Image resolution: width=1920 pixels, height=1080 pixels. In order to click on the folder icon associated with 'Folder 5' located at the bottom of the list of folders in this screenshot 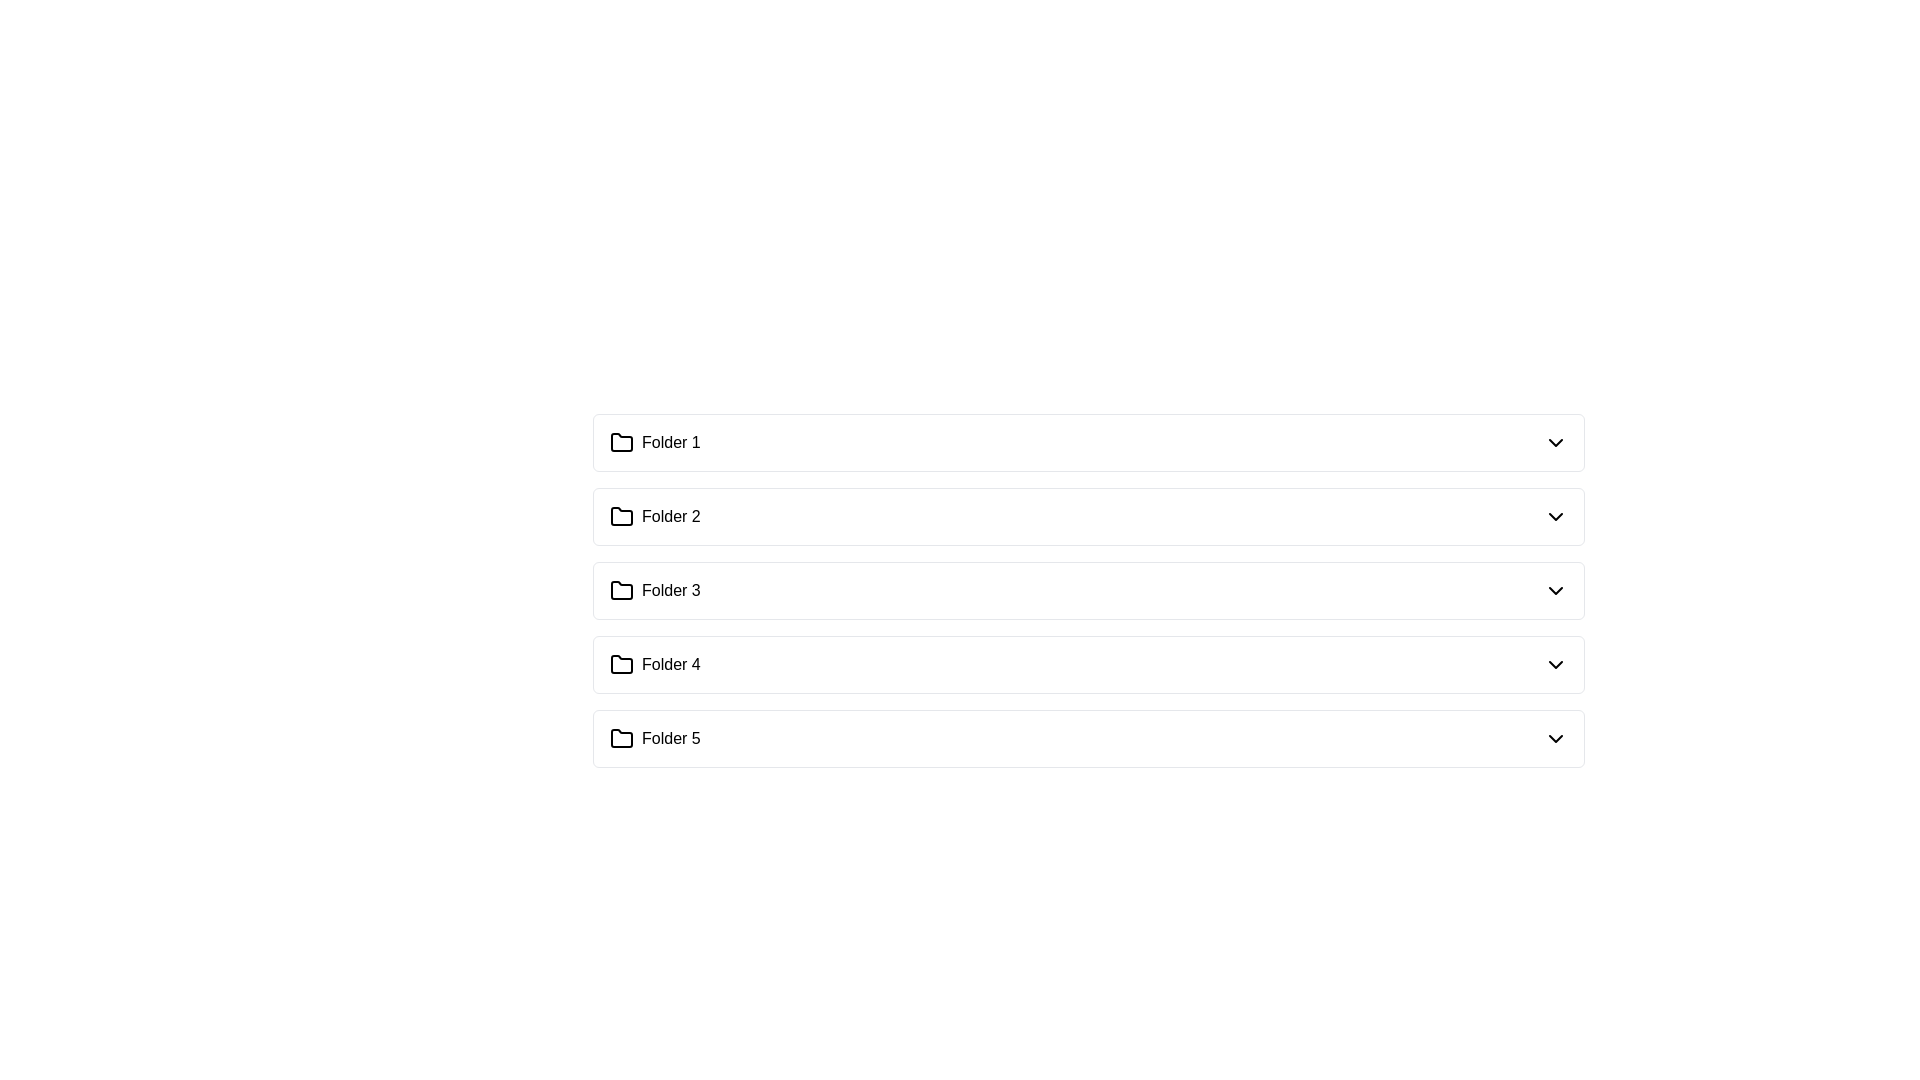, I will do `click(621, 737)`.